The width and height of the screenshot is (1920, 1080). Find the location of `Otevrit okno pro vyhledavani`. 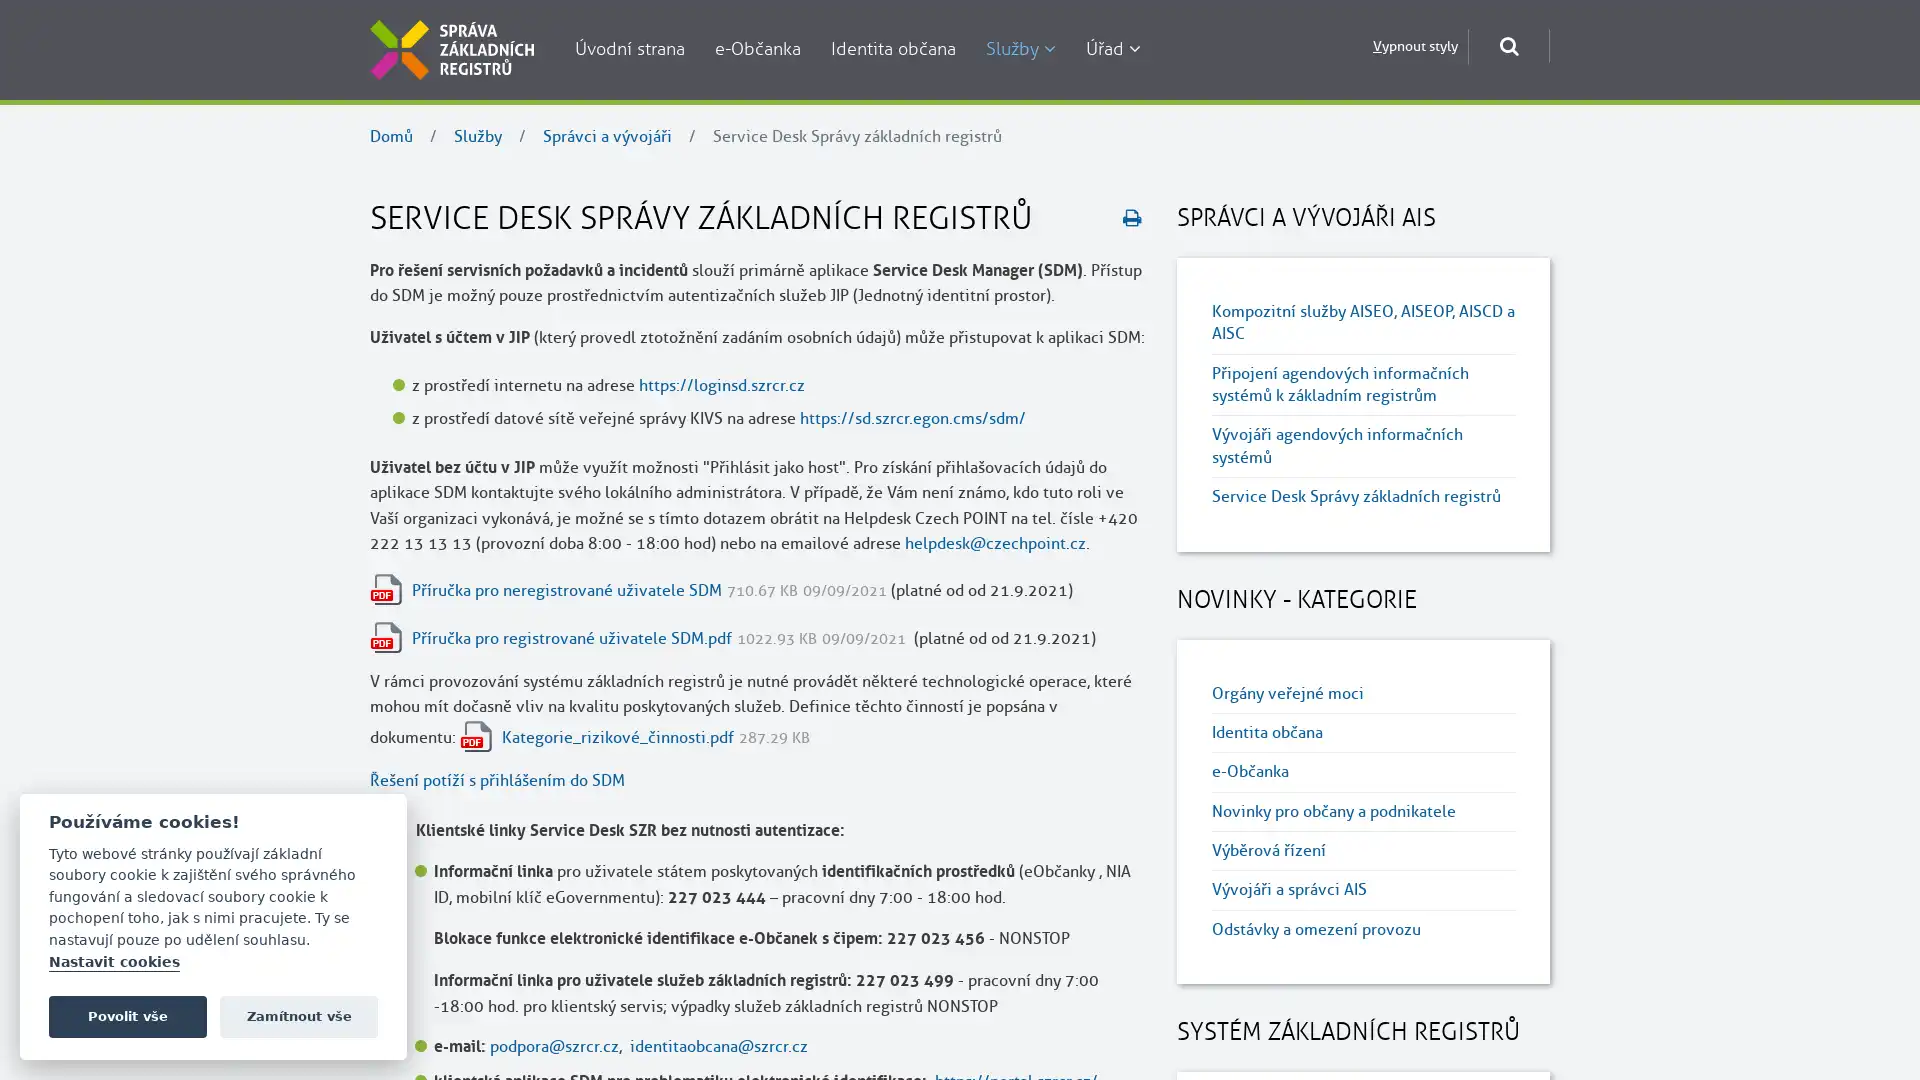

Otevrit okno pro vyhledavani is located at coordinates (1508, 45).